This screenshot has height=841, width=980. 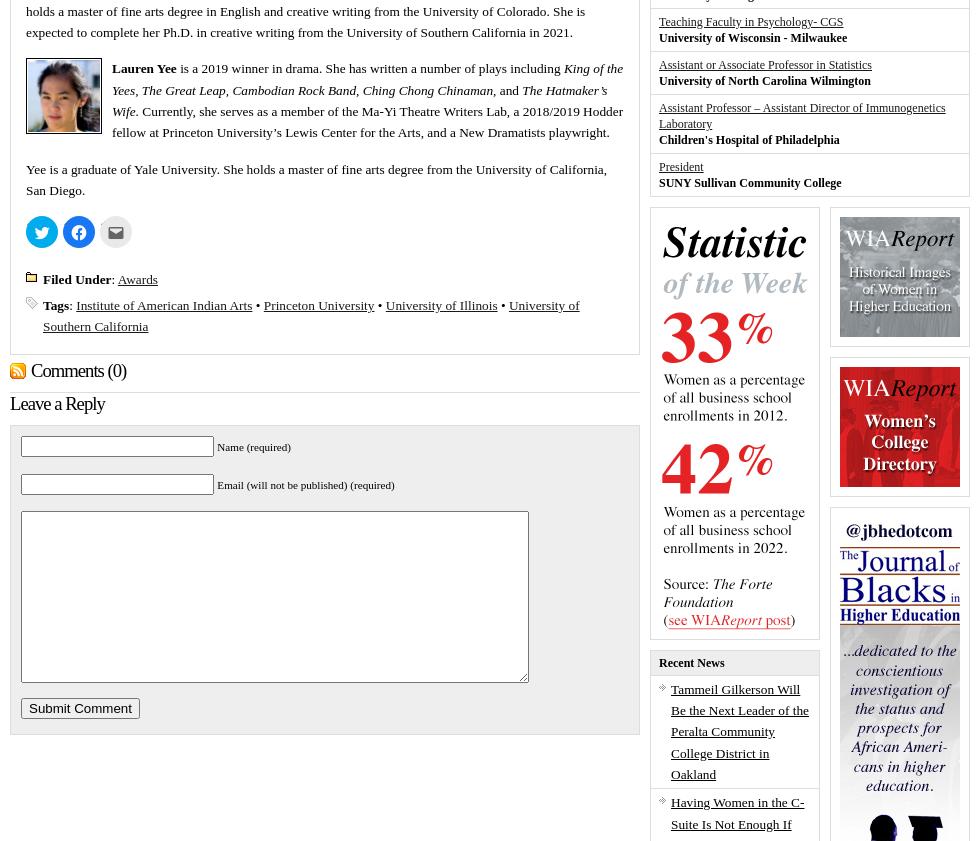 What do you see at coordinates (441, 303) in the screenshot?
I see `'University of Illinois'` at bounding box center [441, 303].